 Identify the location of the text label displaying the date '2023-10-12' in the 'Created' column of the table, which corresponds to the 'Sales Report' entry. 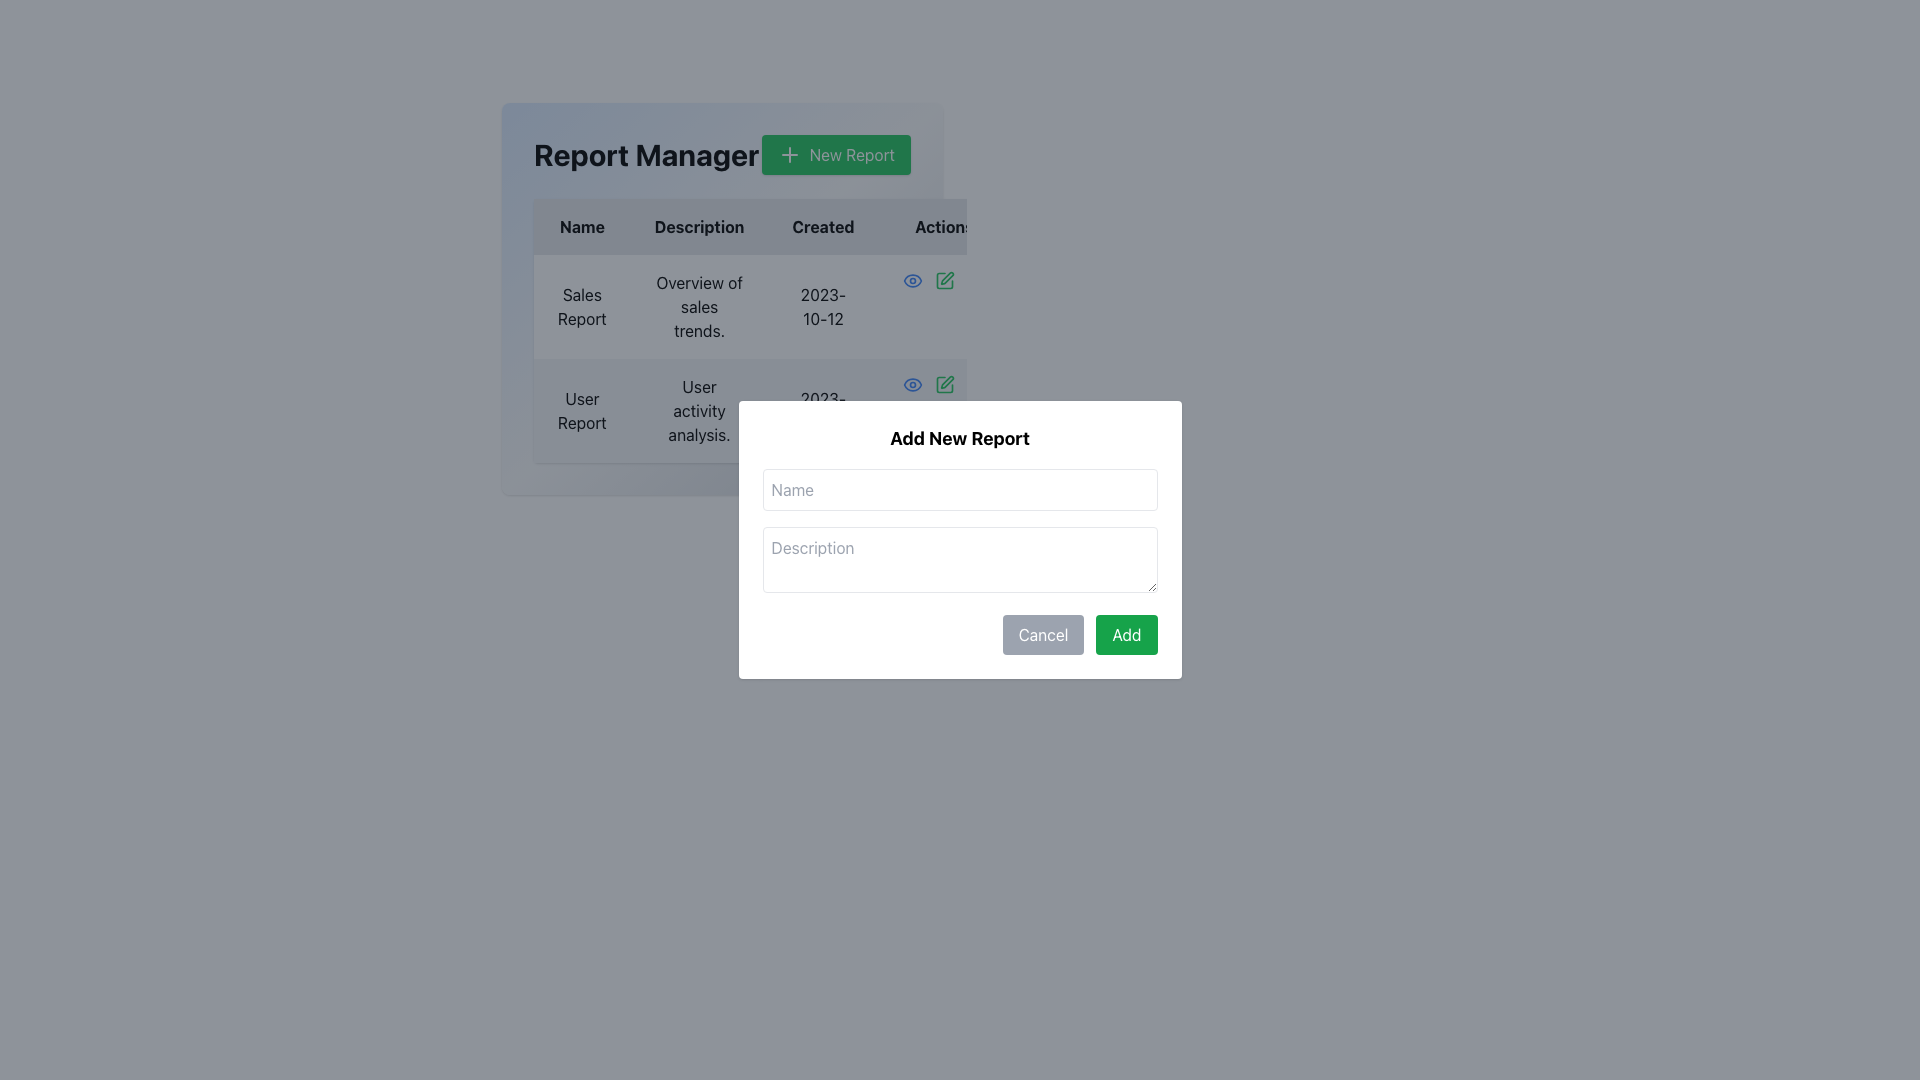
(823, 307).